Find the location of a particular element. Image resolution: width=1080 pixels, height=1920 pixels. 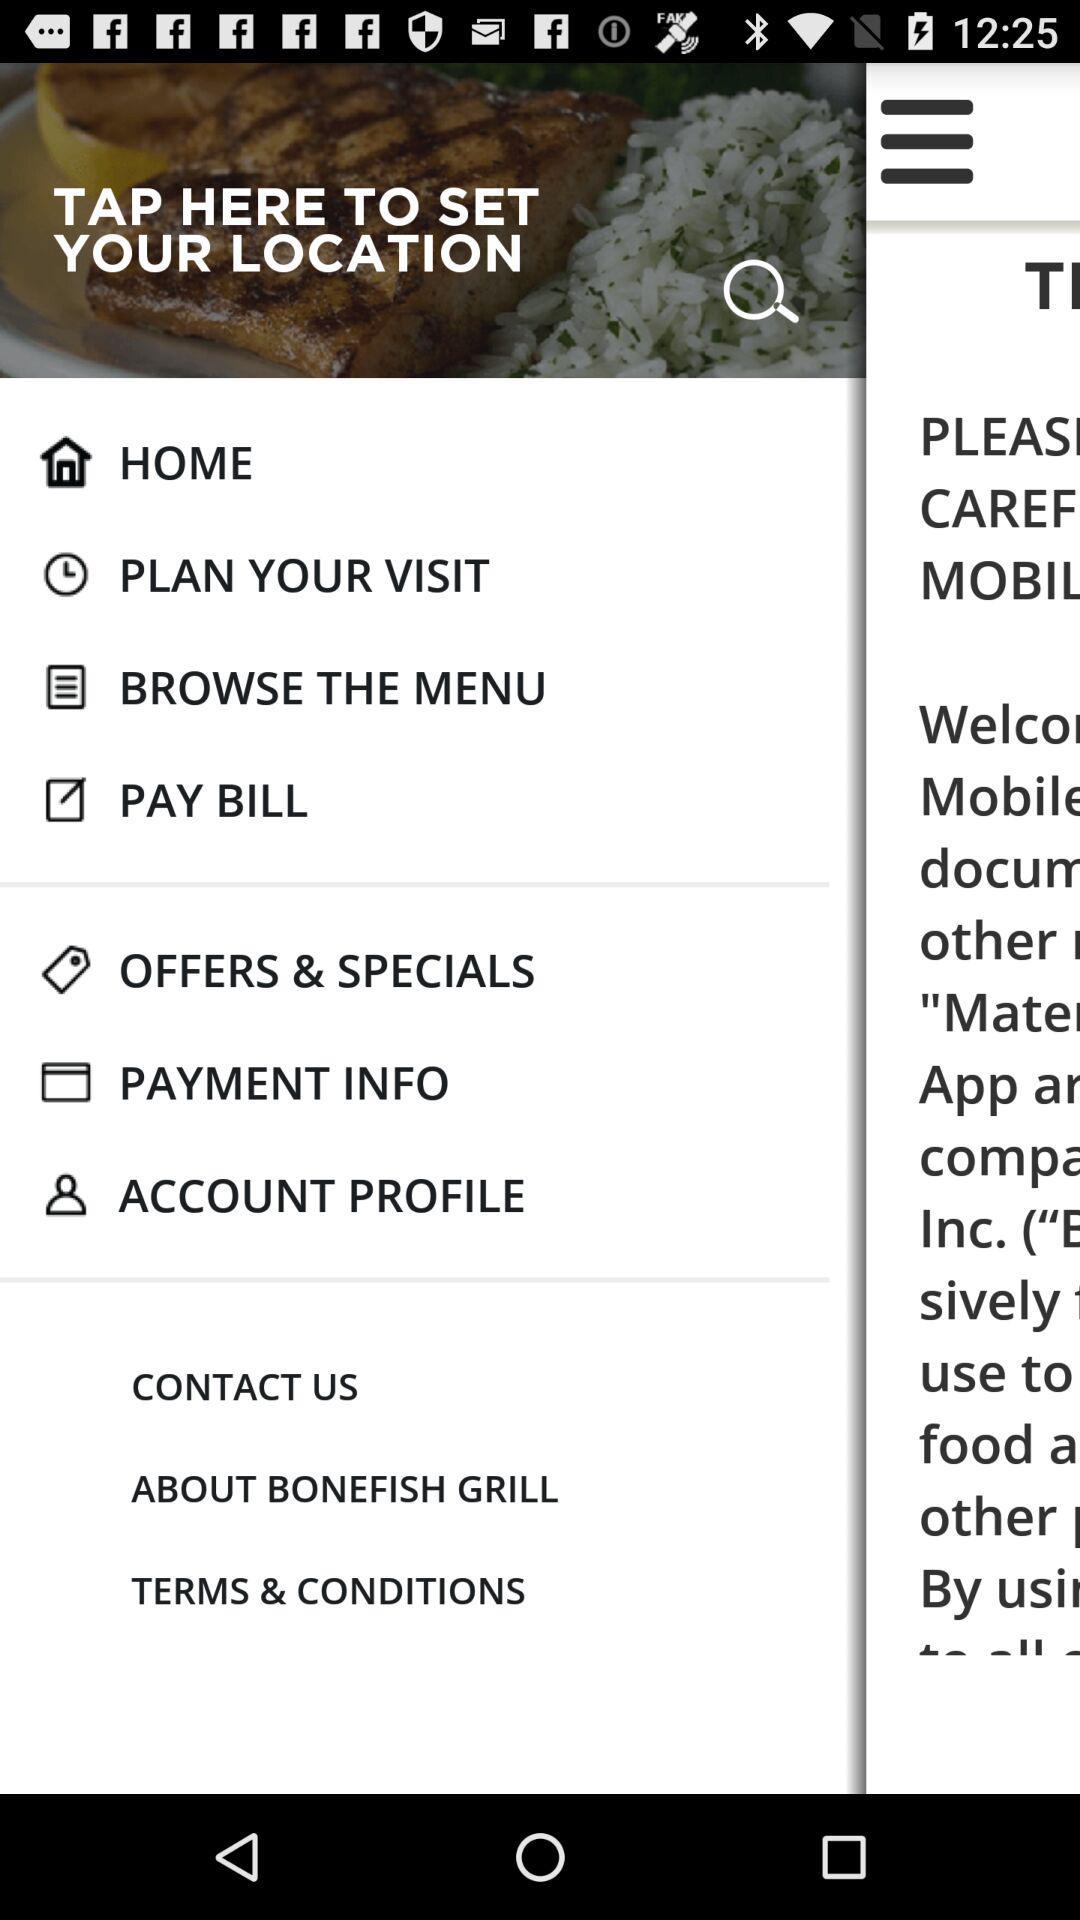

the payment info app is located at coordinates (284, 1081).